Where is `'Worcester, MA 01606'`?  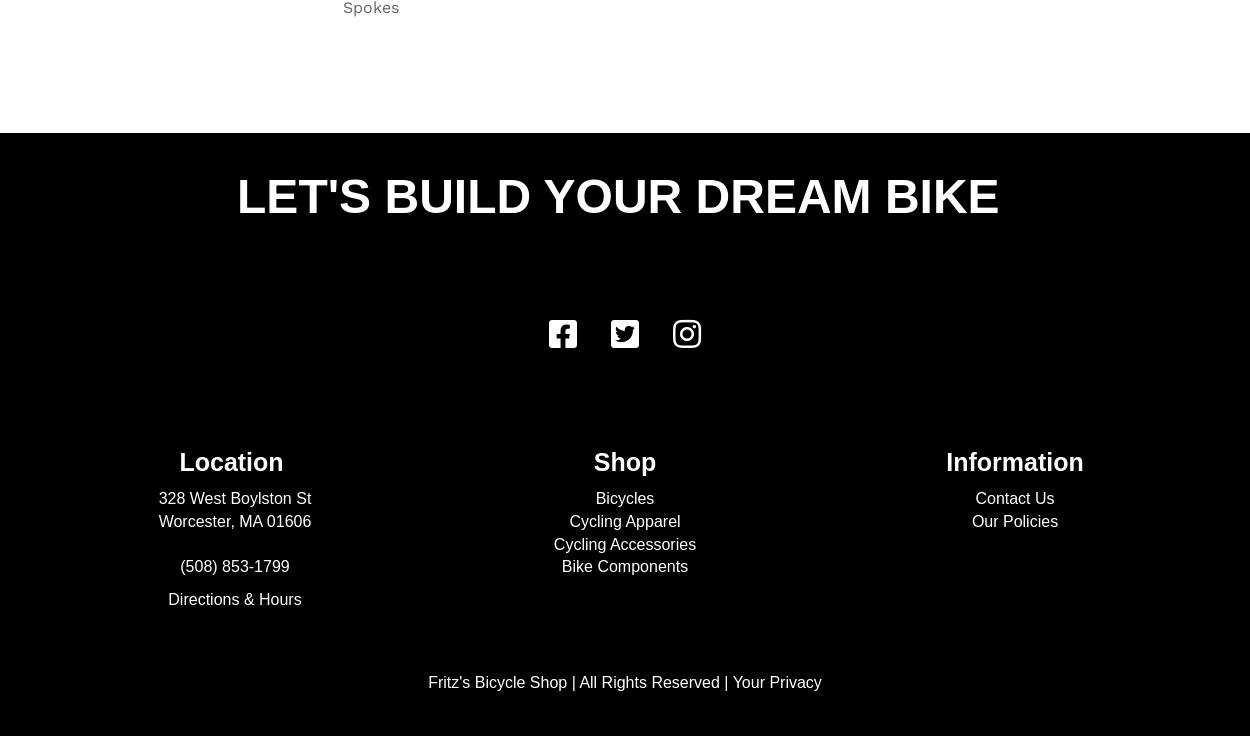
'Worcester, MA 01606' is located at coordinates (233, 520).